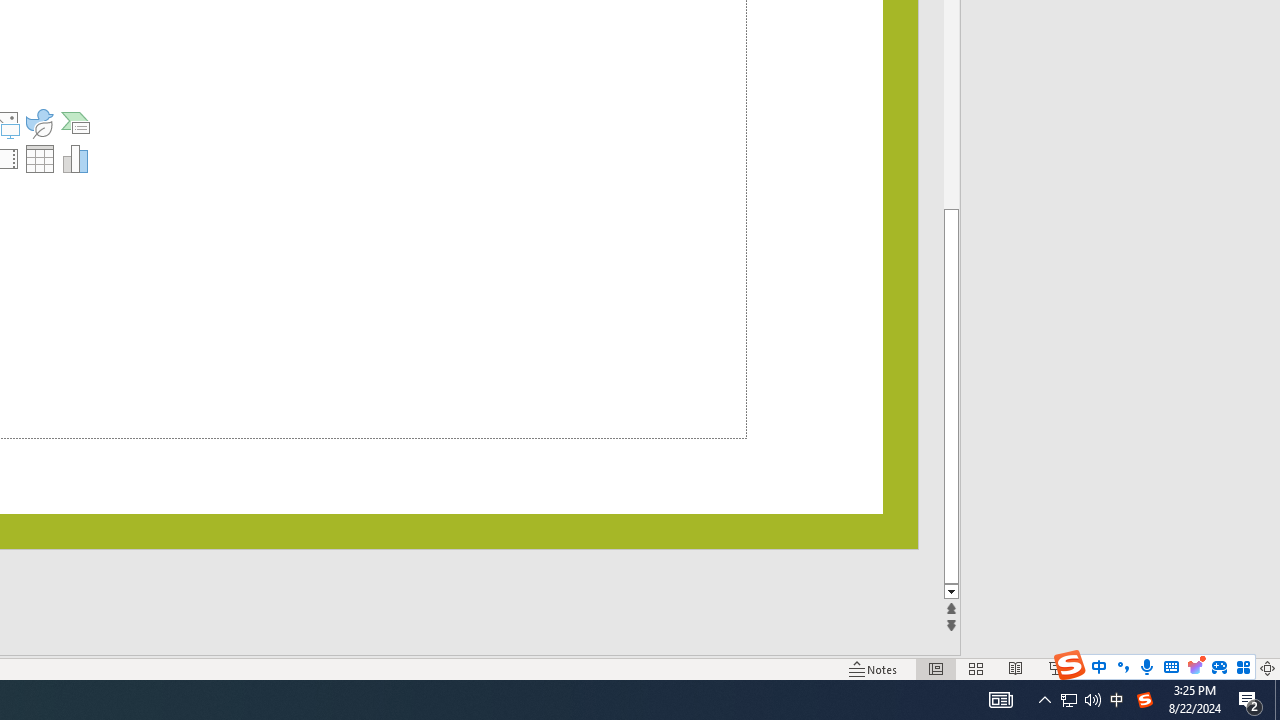  What do you see at coordinates (1233, 669) in the screenshot?
I see `'Zoom 140%'` at bounding box center [1233, 669].